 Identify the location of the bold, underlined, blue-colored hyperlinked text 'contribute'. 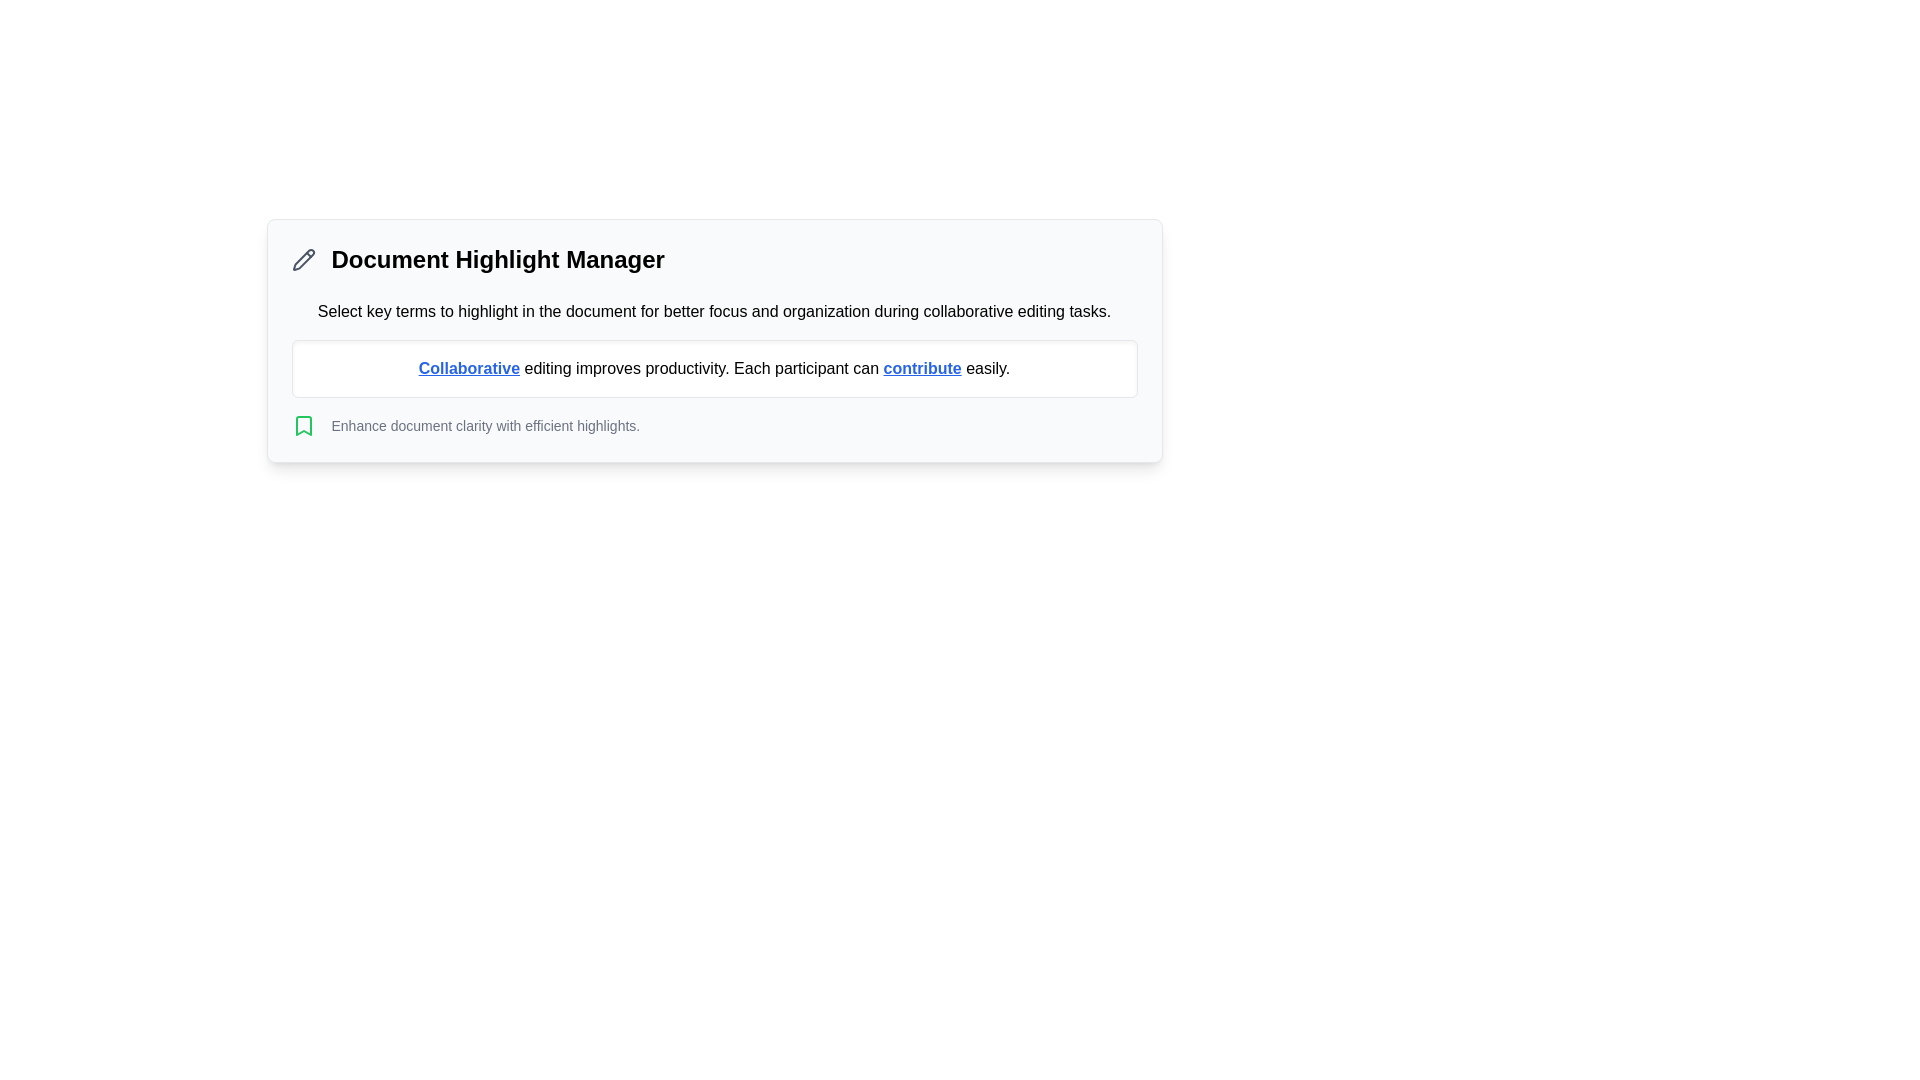
(921, 368).